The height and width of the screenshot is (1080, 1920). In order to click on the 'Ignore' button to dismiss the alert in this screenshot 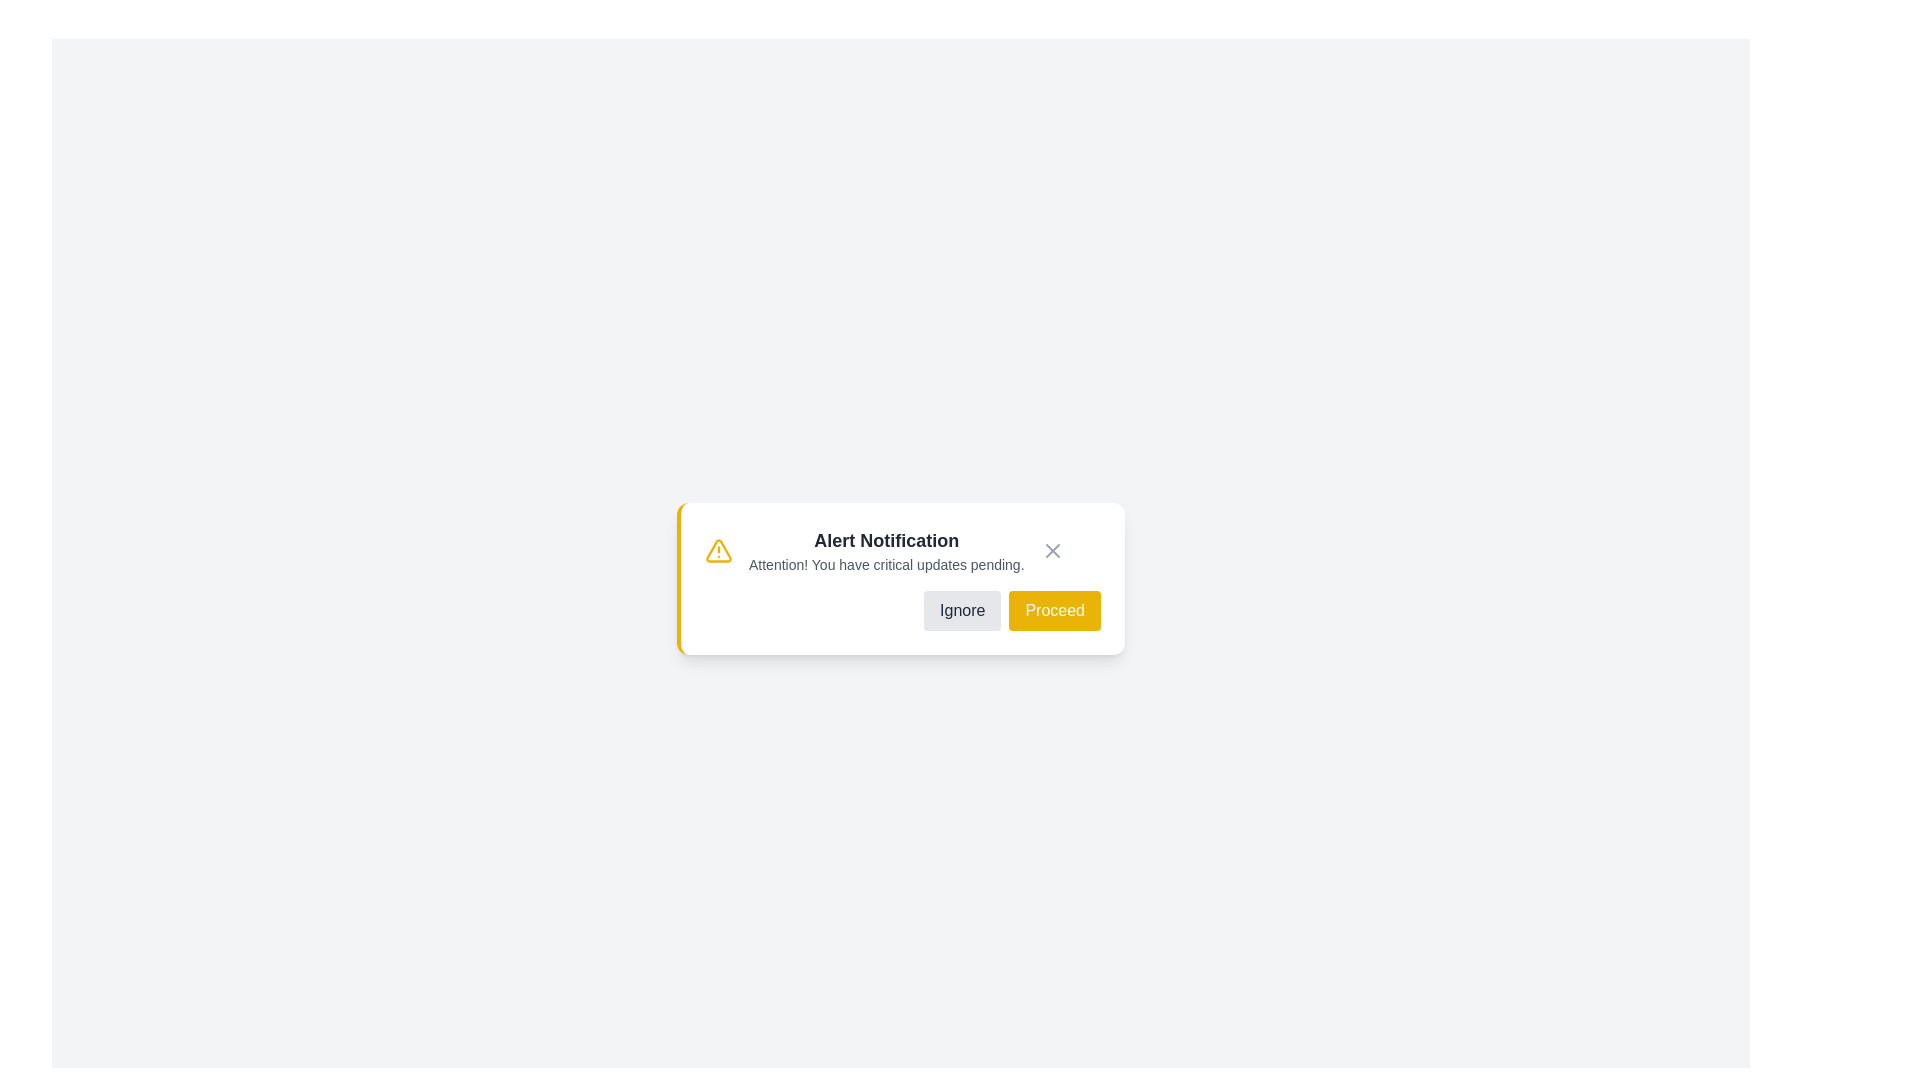, I will do `click(962, 609)`.